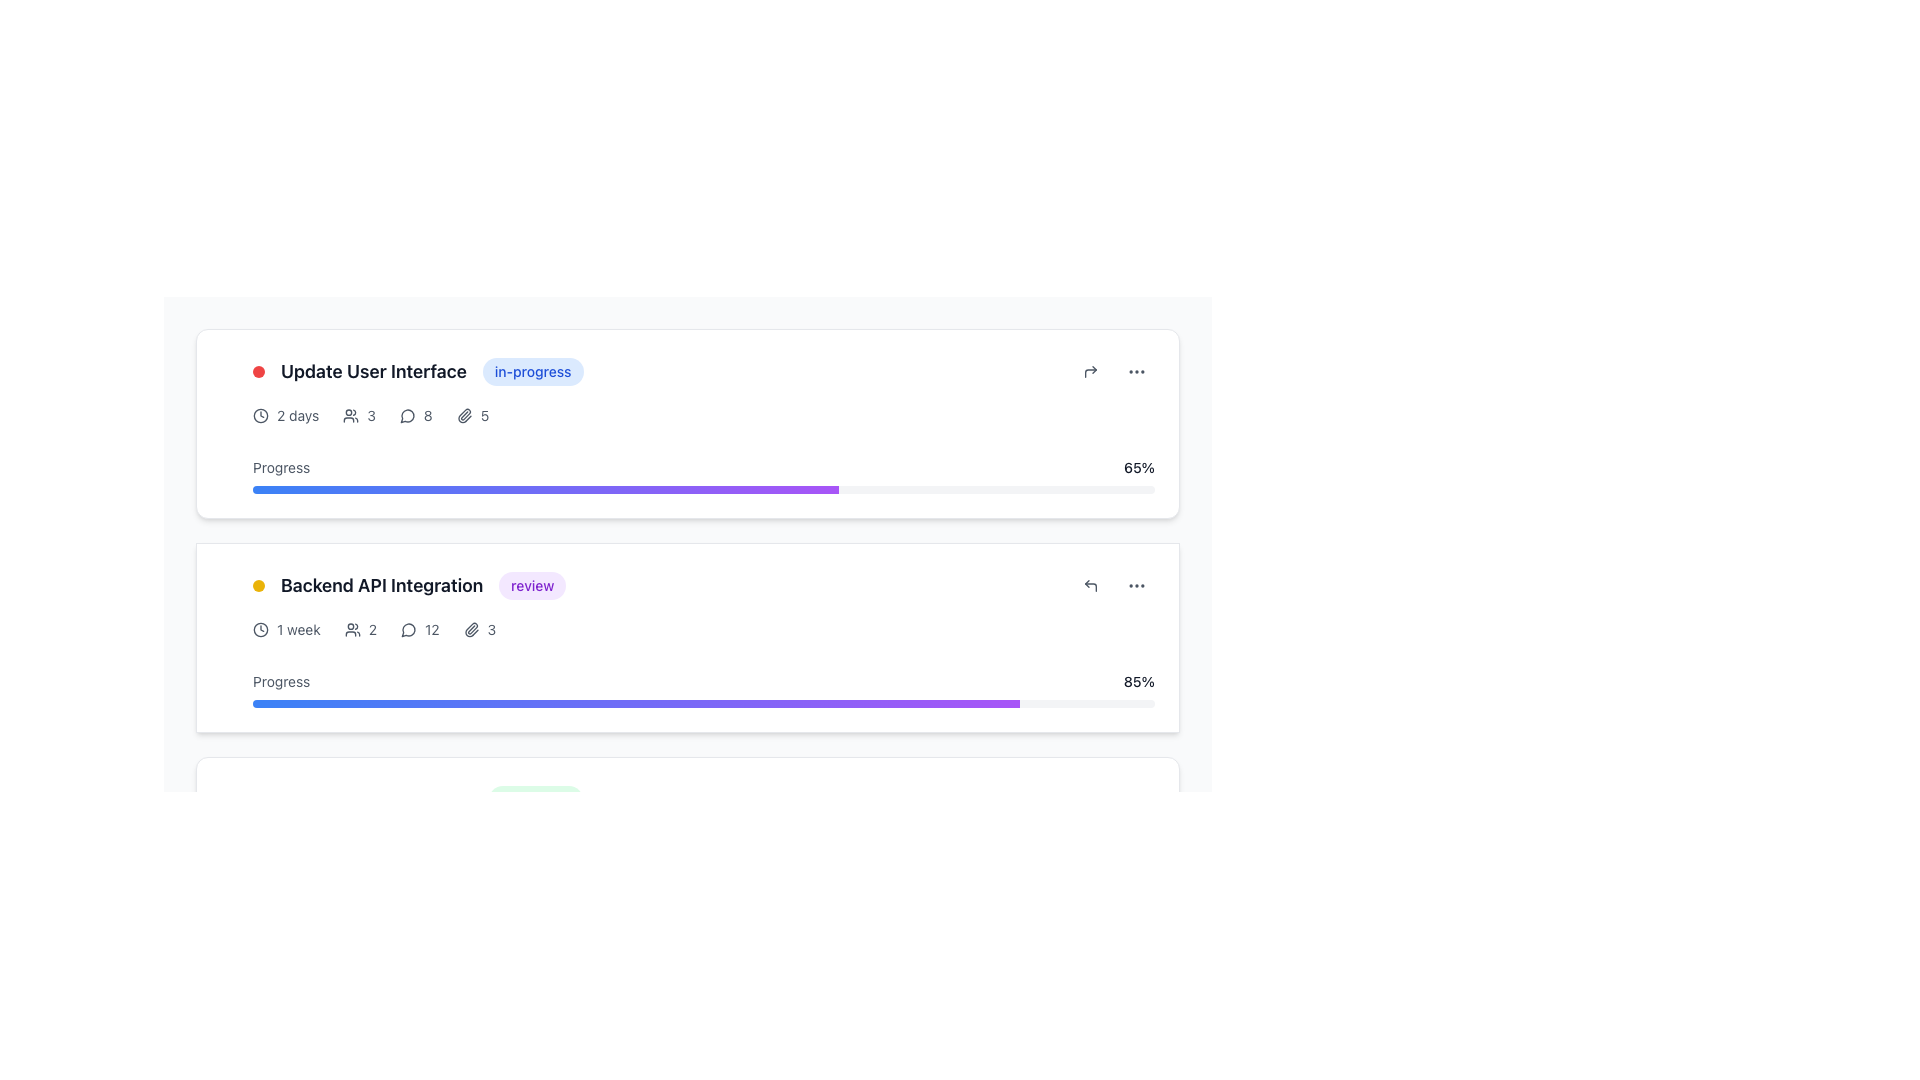  I want to click on the purple label with rounded corners that contains the text 'review', located at the right end of the 'Backend API Integration' header within a task card, so click(532, 585).